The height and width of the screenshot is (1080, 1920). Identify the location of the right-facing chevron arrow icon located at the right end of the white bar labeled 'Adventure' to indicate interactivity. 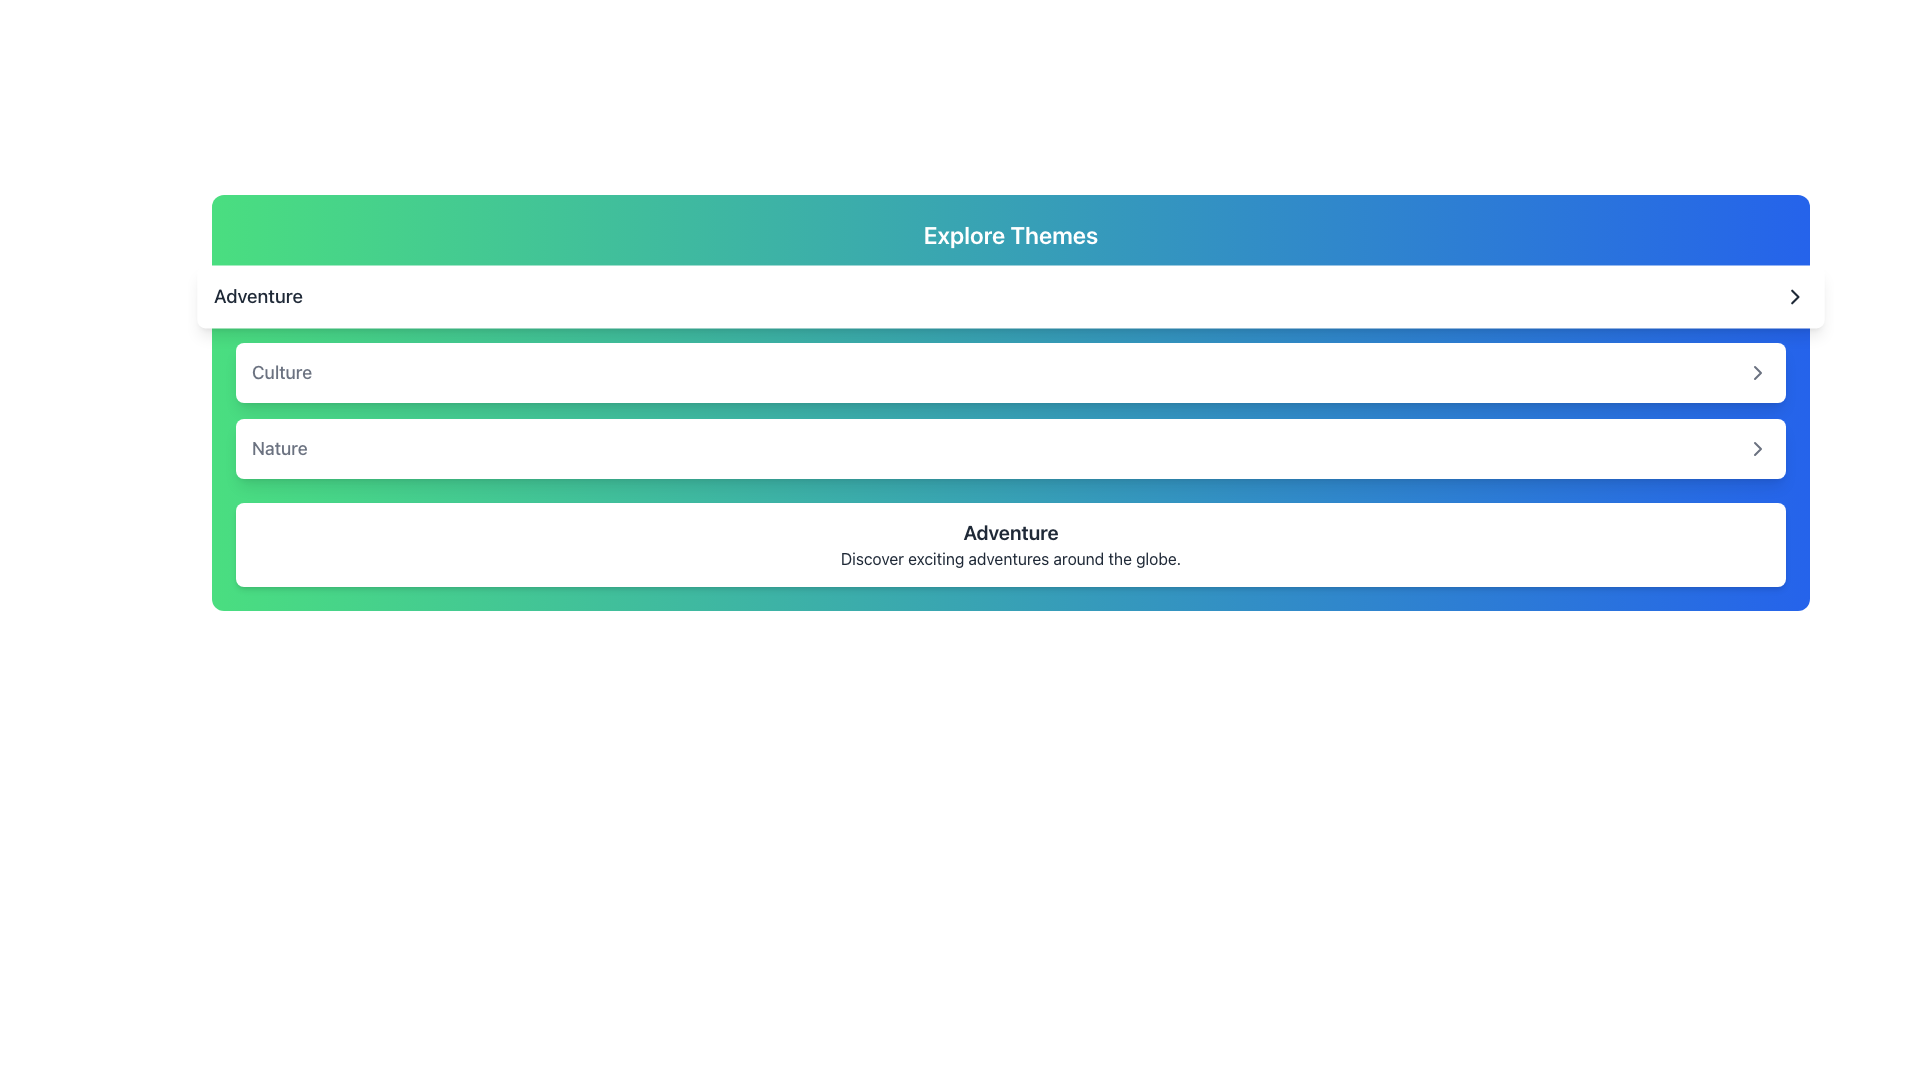
(1795, 297).